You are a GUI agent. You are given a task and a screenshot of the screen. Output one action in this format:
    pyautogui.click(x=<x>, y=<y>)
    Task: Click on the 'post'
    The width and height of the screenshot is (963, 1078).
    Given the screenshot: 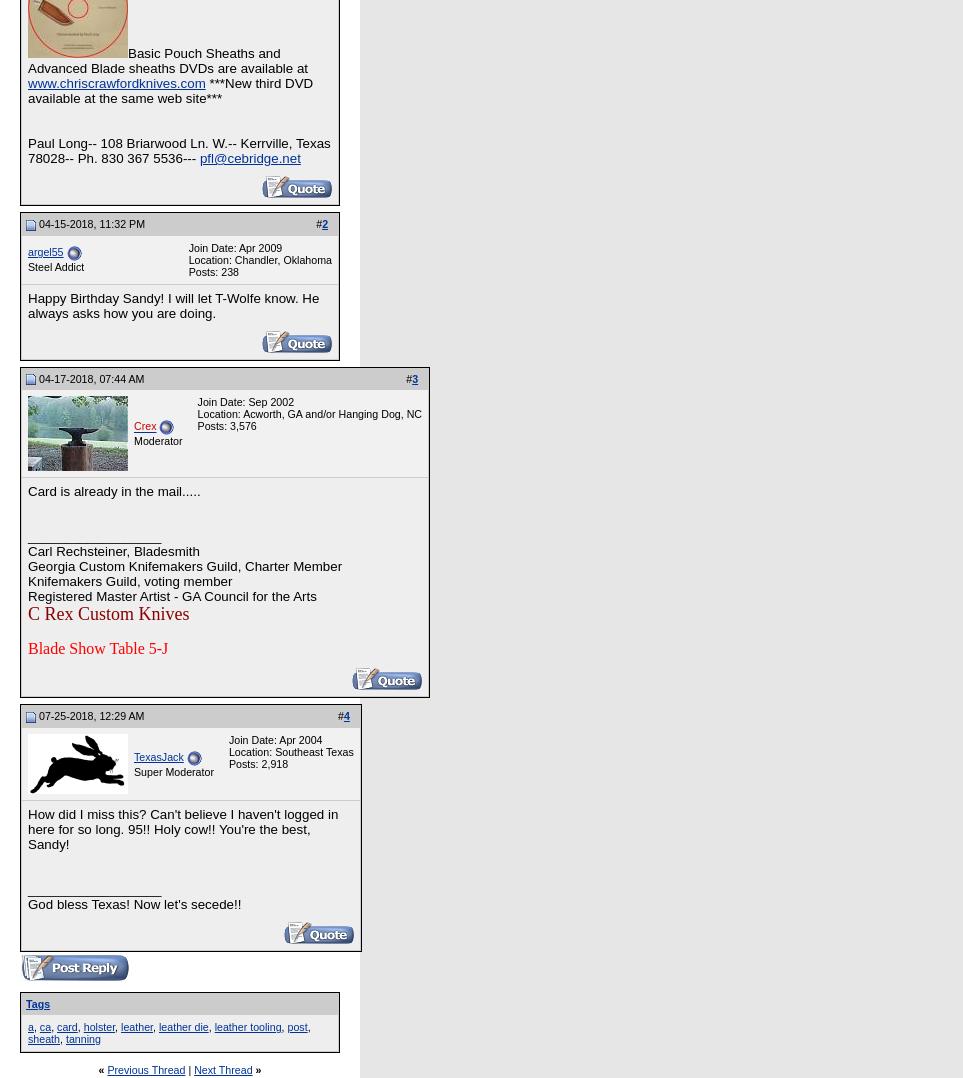 What is the action you would take?
    pyautogui.click(x=295, y=1026)
    